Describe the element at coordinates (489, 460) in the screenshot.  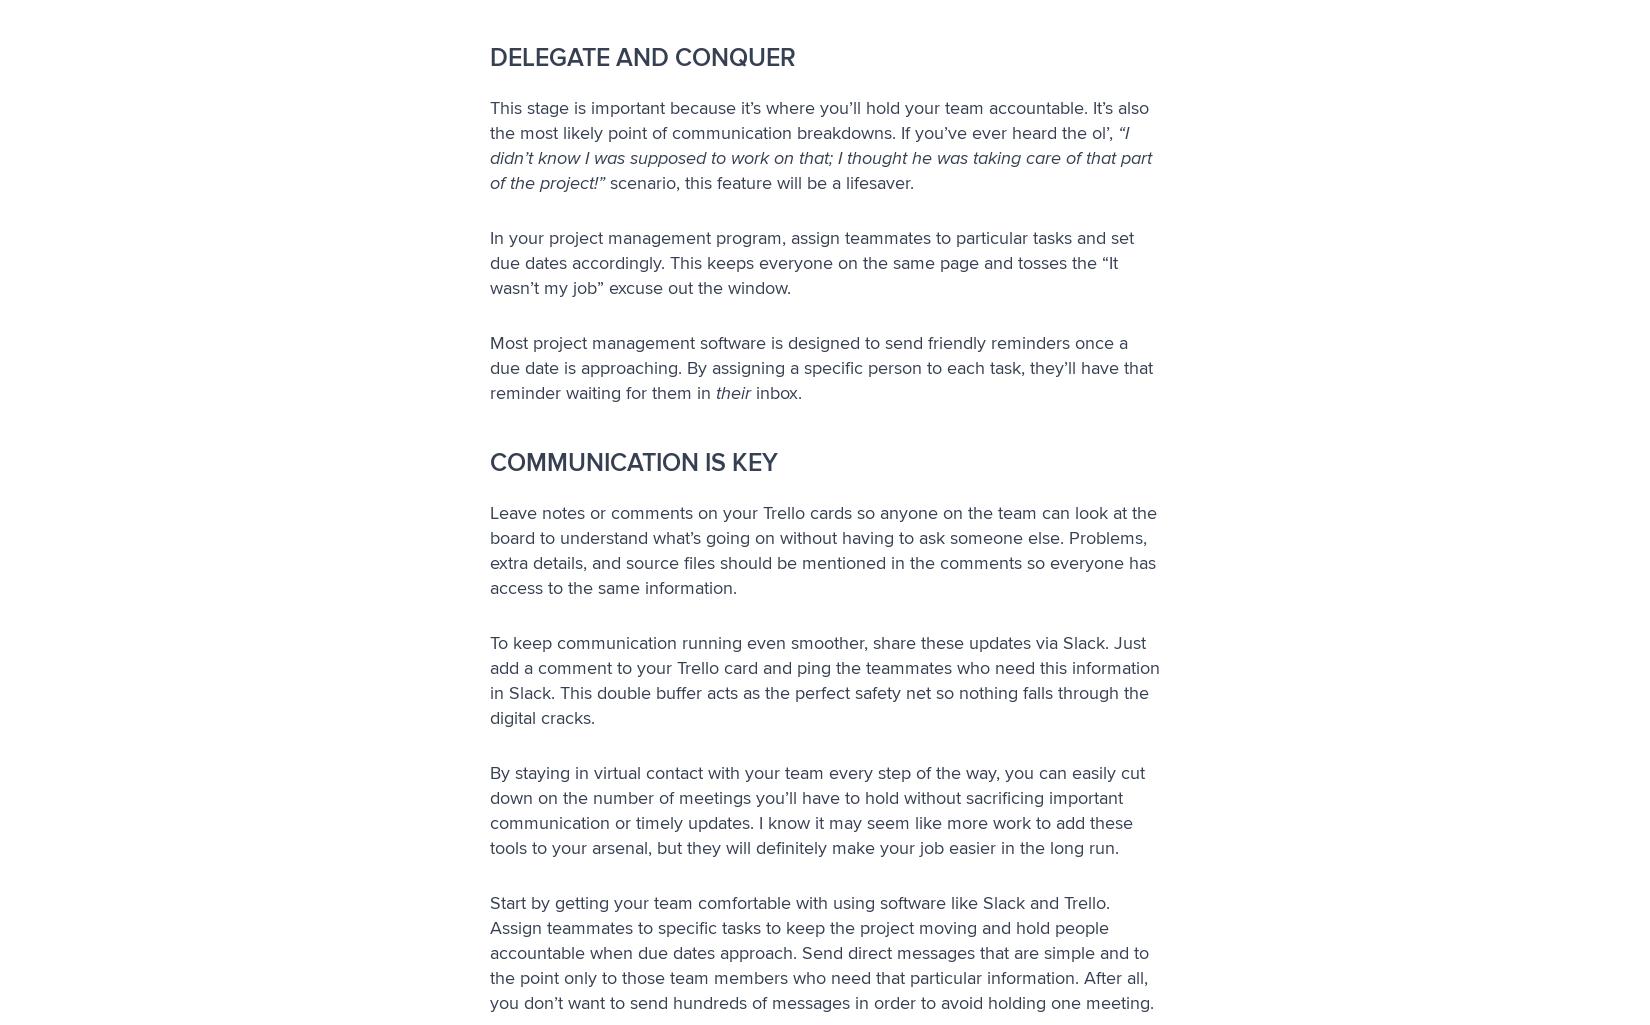
I see `'Communication is Key'` at that location.